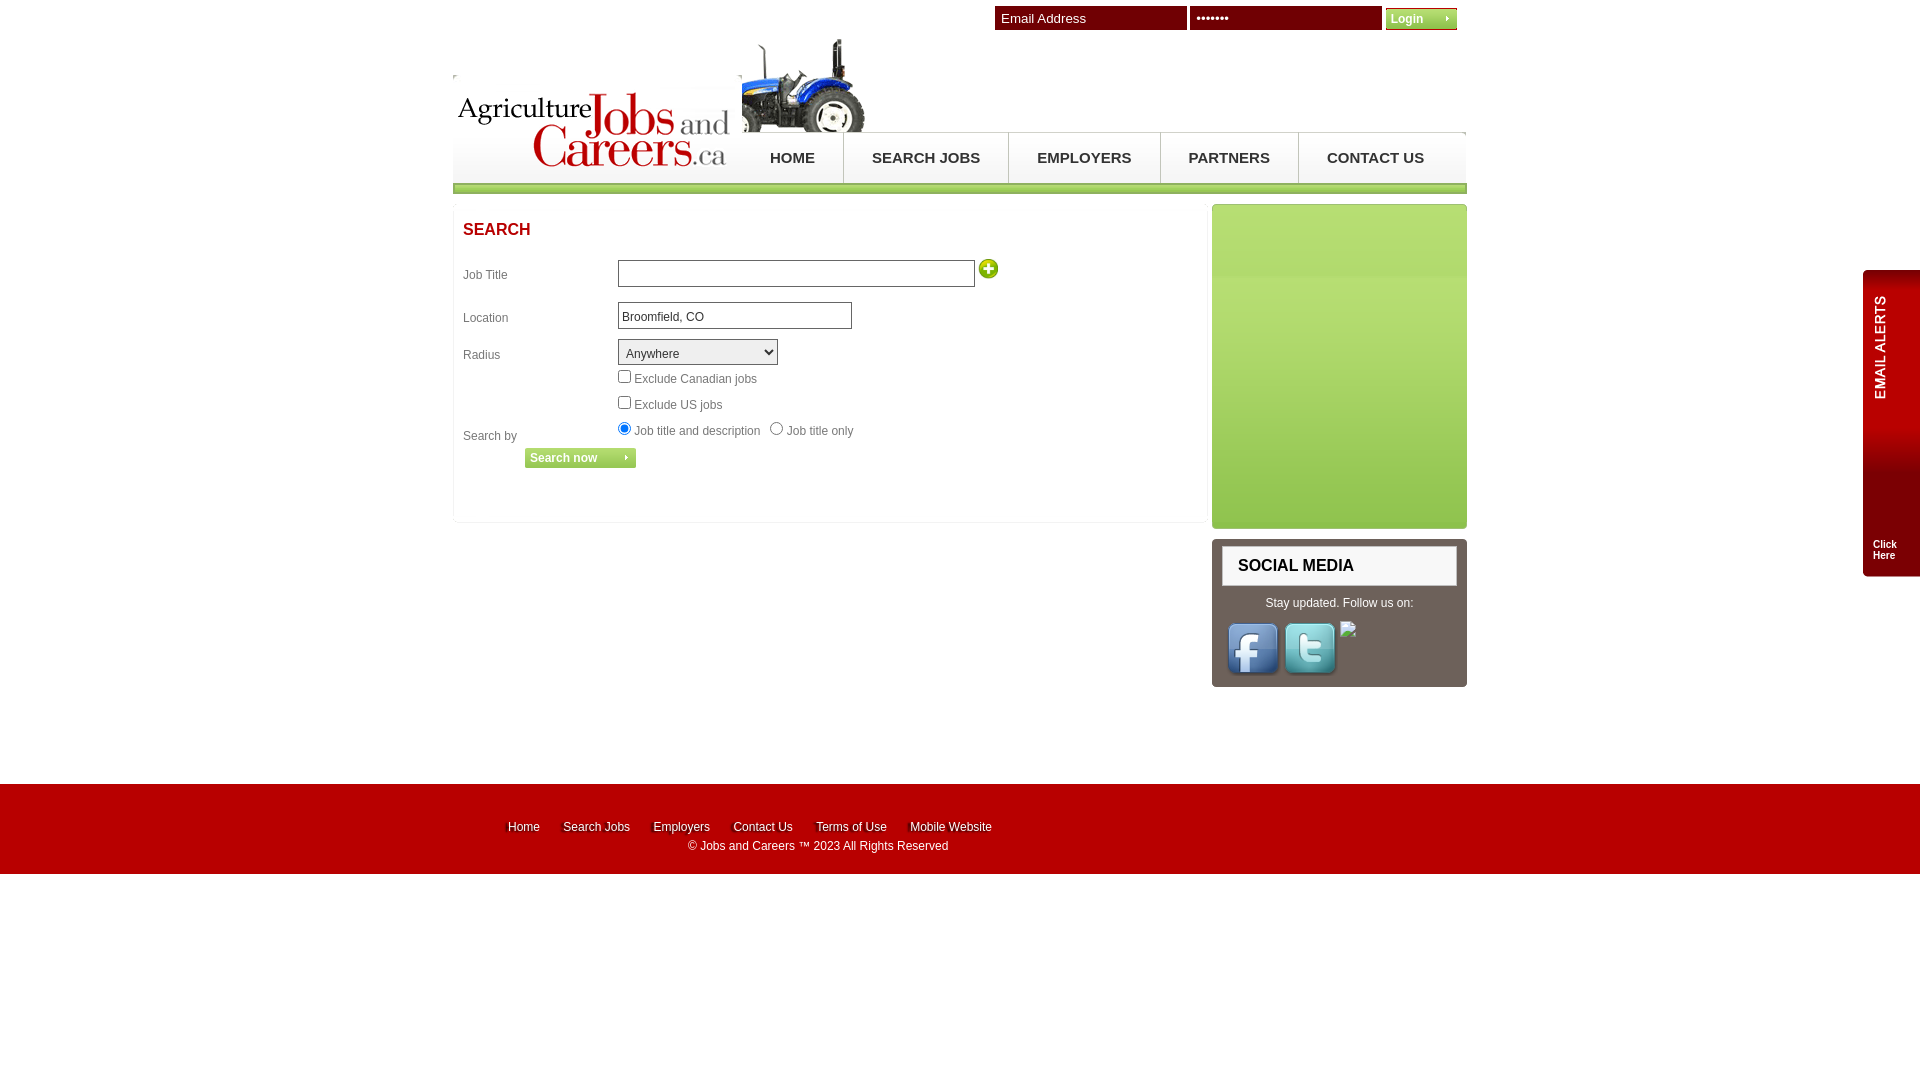 This screenshot has height=1080, width=1920. I want to click on 'Search Jobs', so click(561, 826).